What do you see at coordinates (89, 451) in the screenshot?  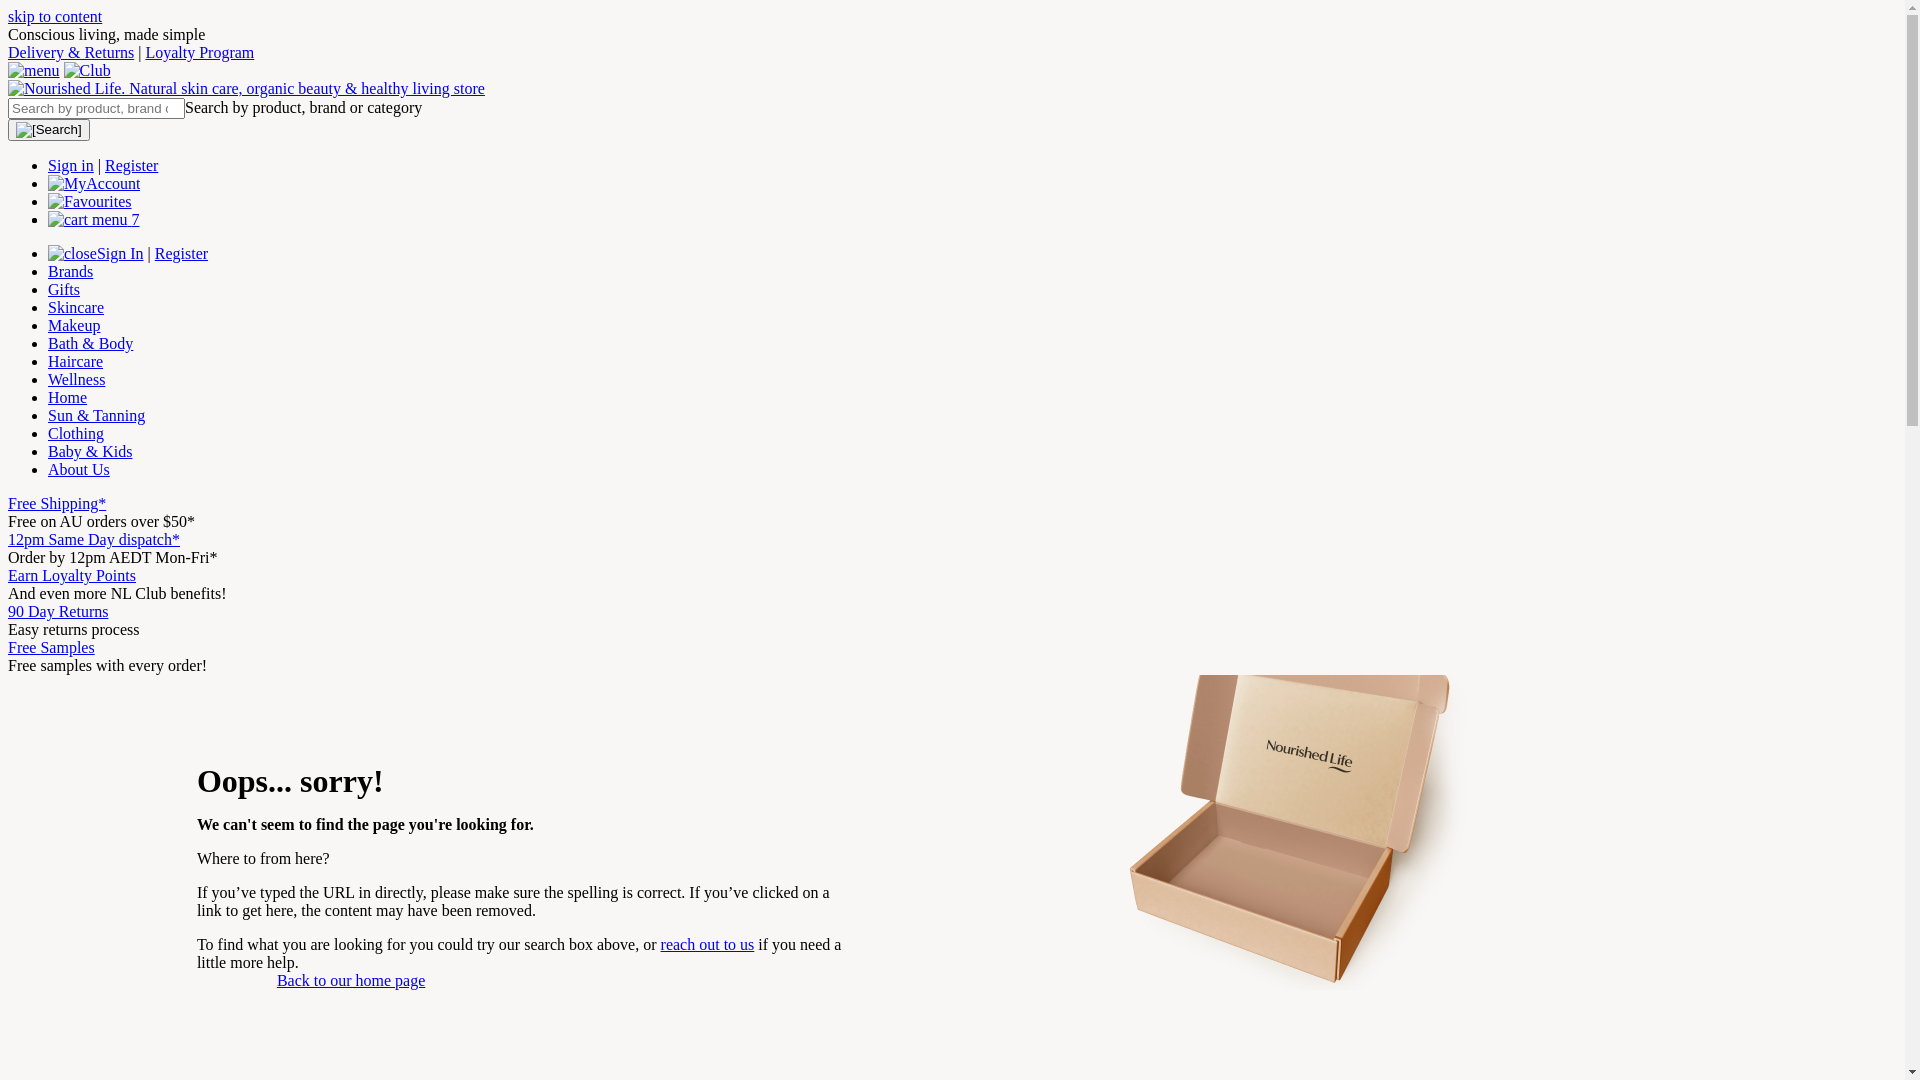 I see `'Baby & Kids'` at bounding box center [89, 451].